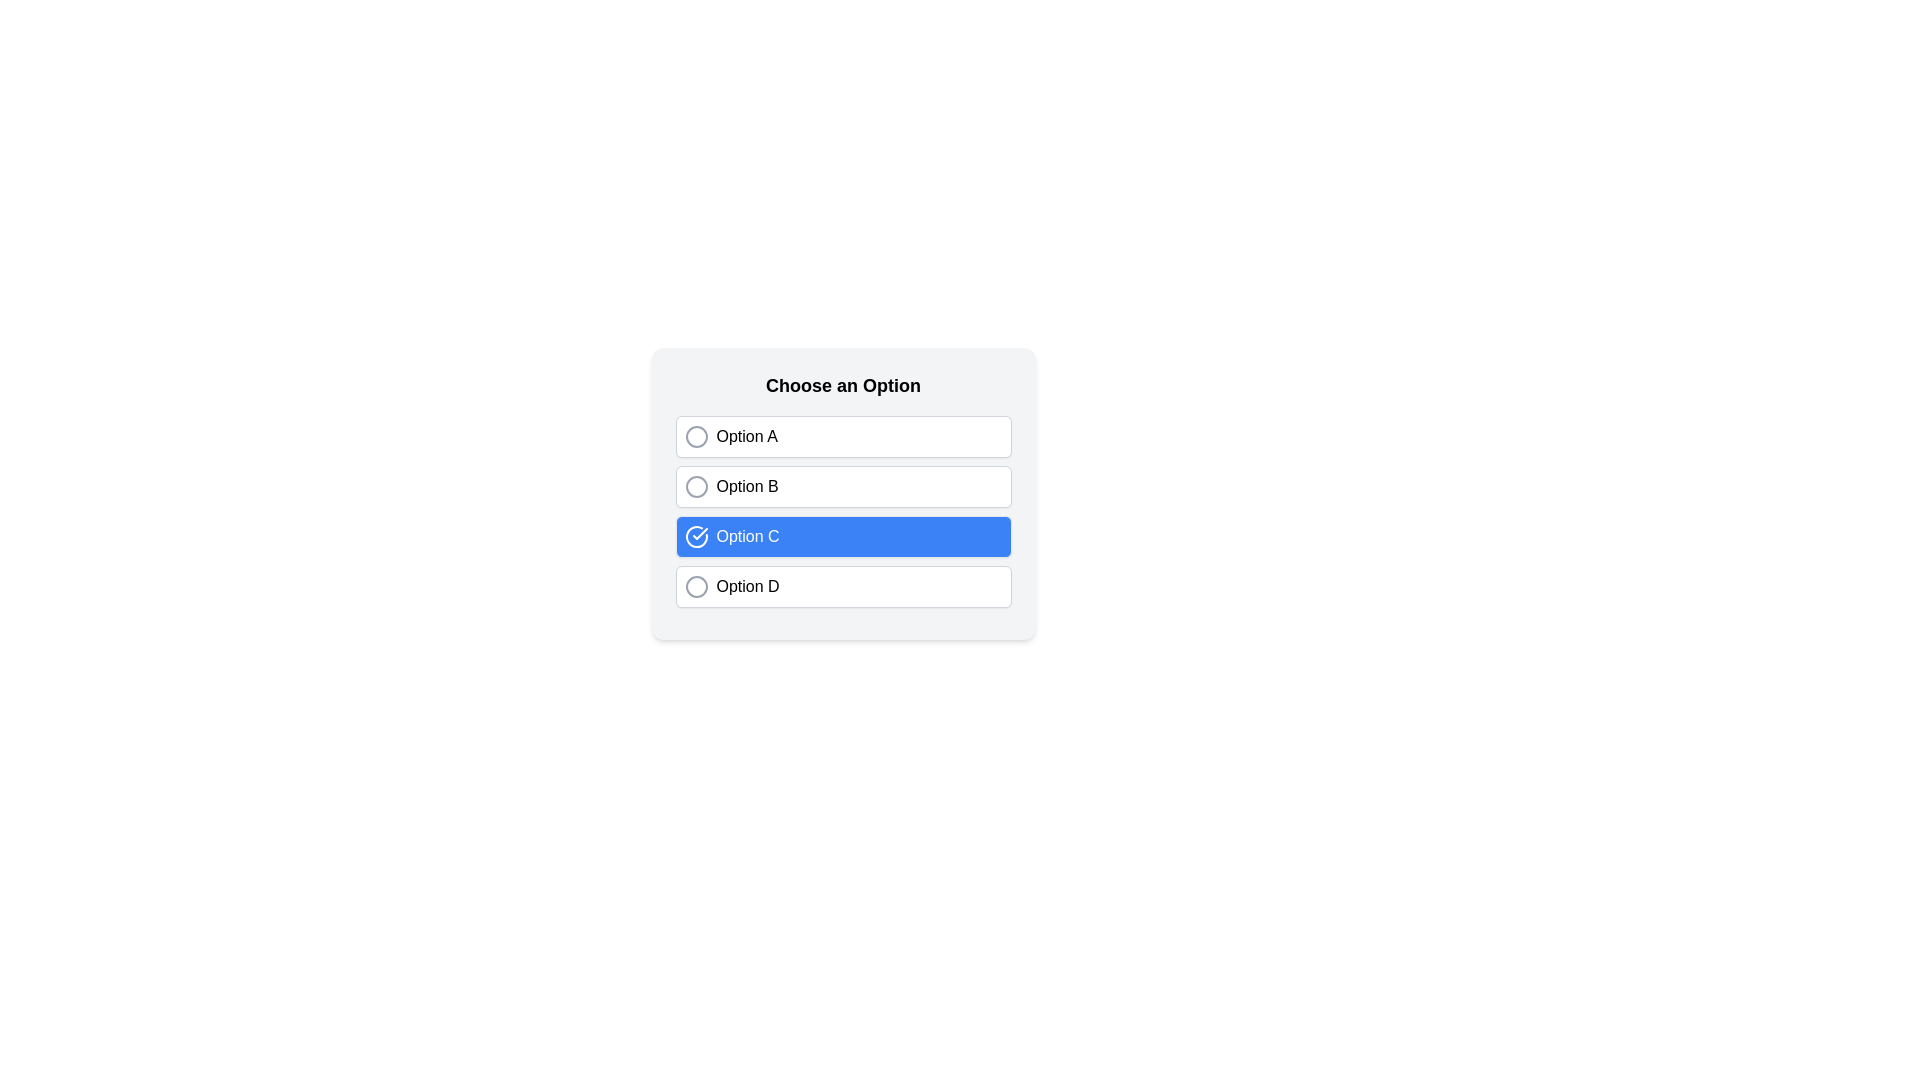 Image resolution: width=1920 pixels, height=1080 pixels. Describe the element at coordinates (696, 435) in the screenshot. I see `the empty circular radio button icon located to the left of the text 'Option A'` at that location.